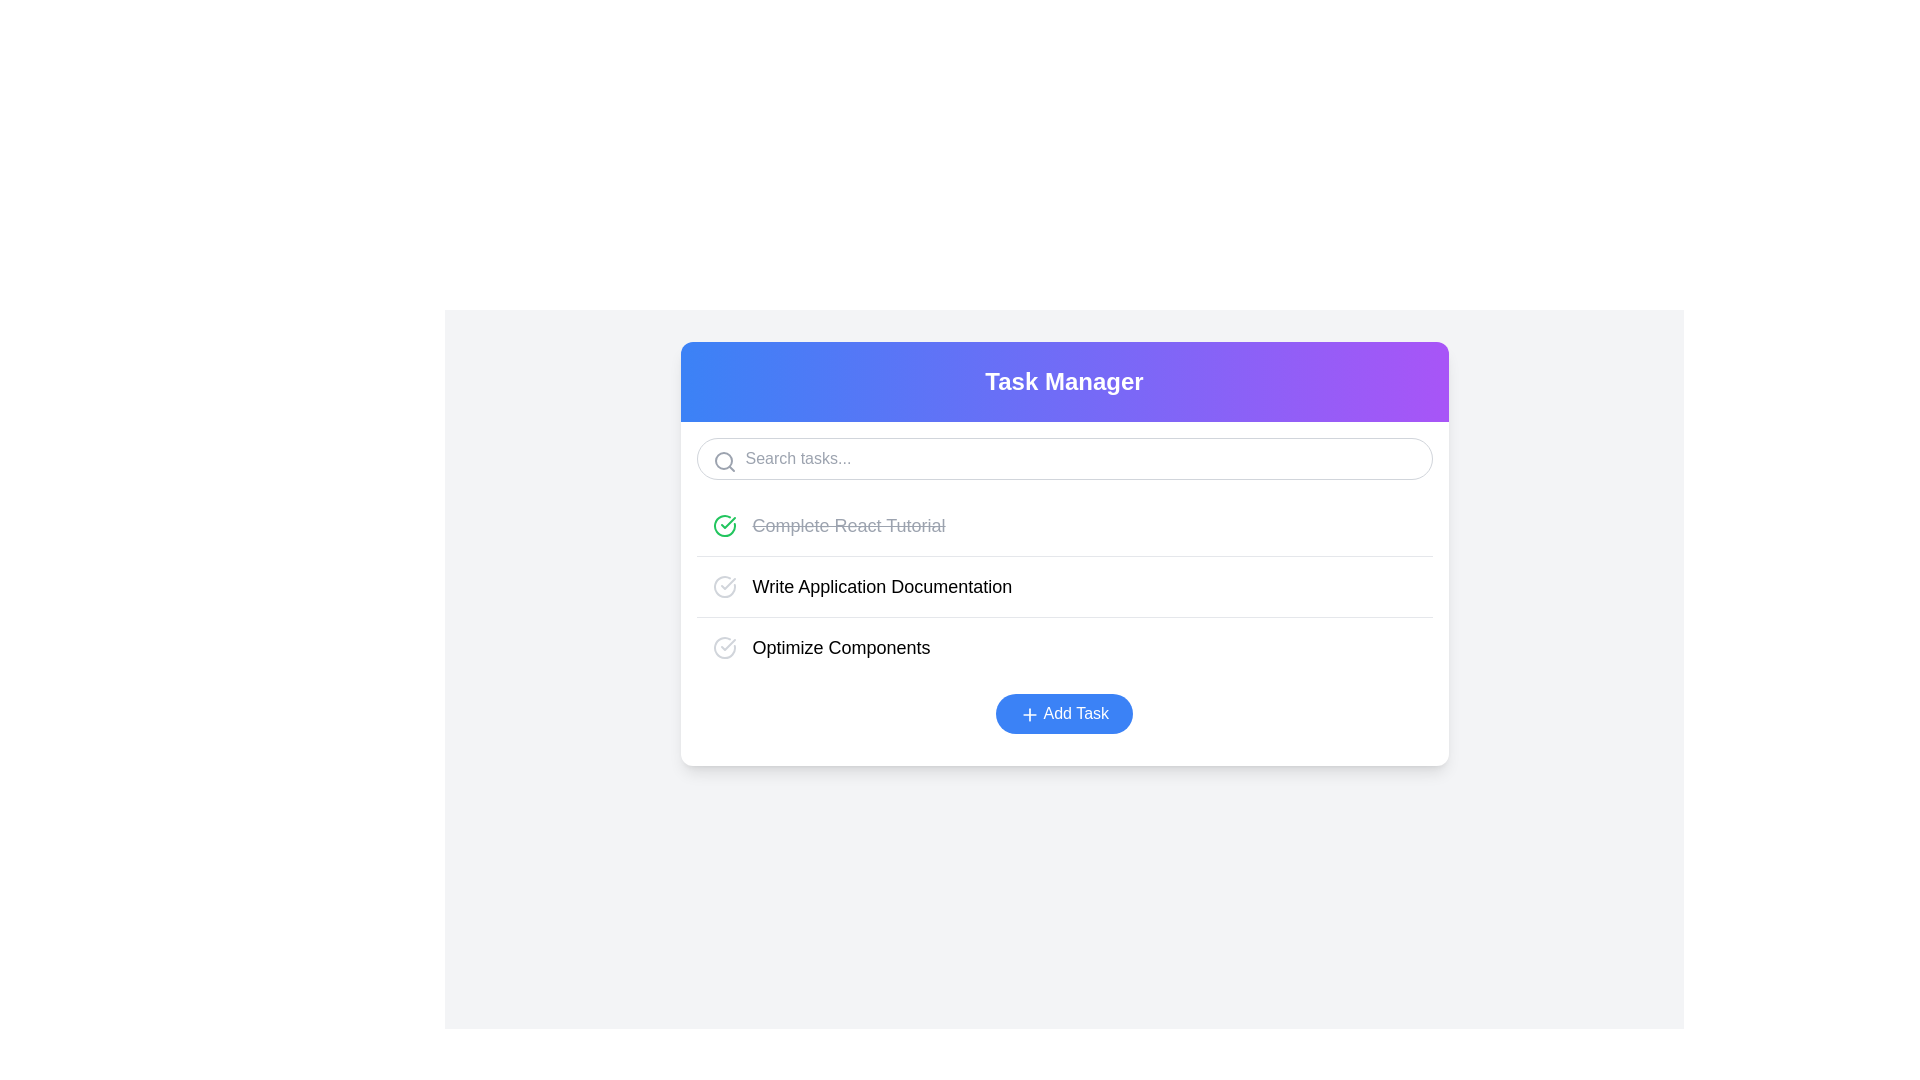 The image size is (1920, 1080). What do you see at coordinates (1063, 712) in the screenshot?
I see `the blue 'Add Task' button with rounded edges located at the bottom of the content section` at bounding box center [1063, 712].